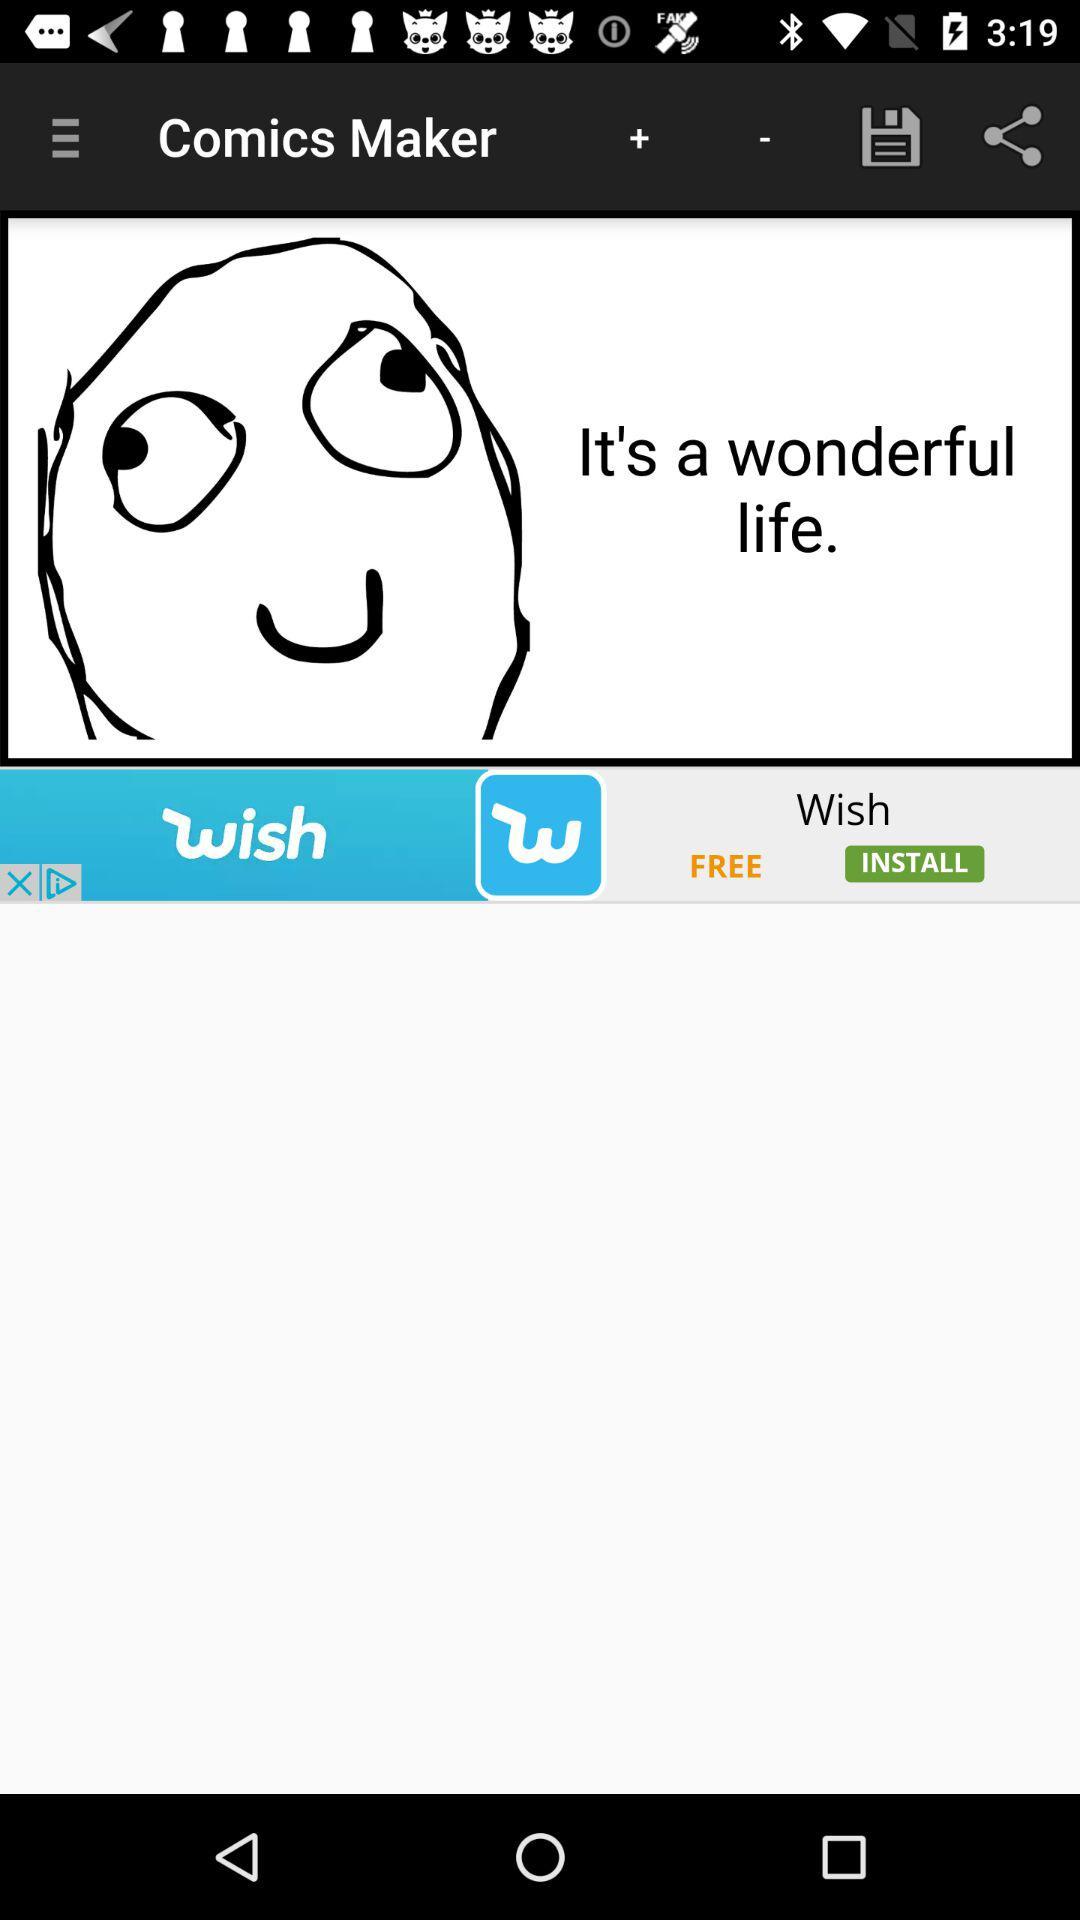 The width and height of the screenshot is (1080, 1920). What do you see at coordinates (283, 488) in the screenshot?
I see `colour paga` at bounding box center [283, 488].